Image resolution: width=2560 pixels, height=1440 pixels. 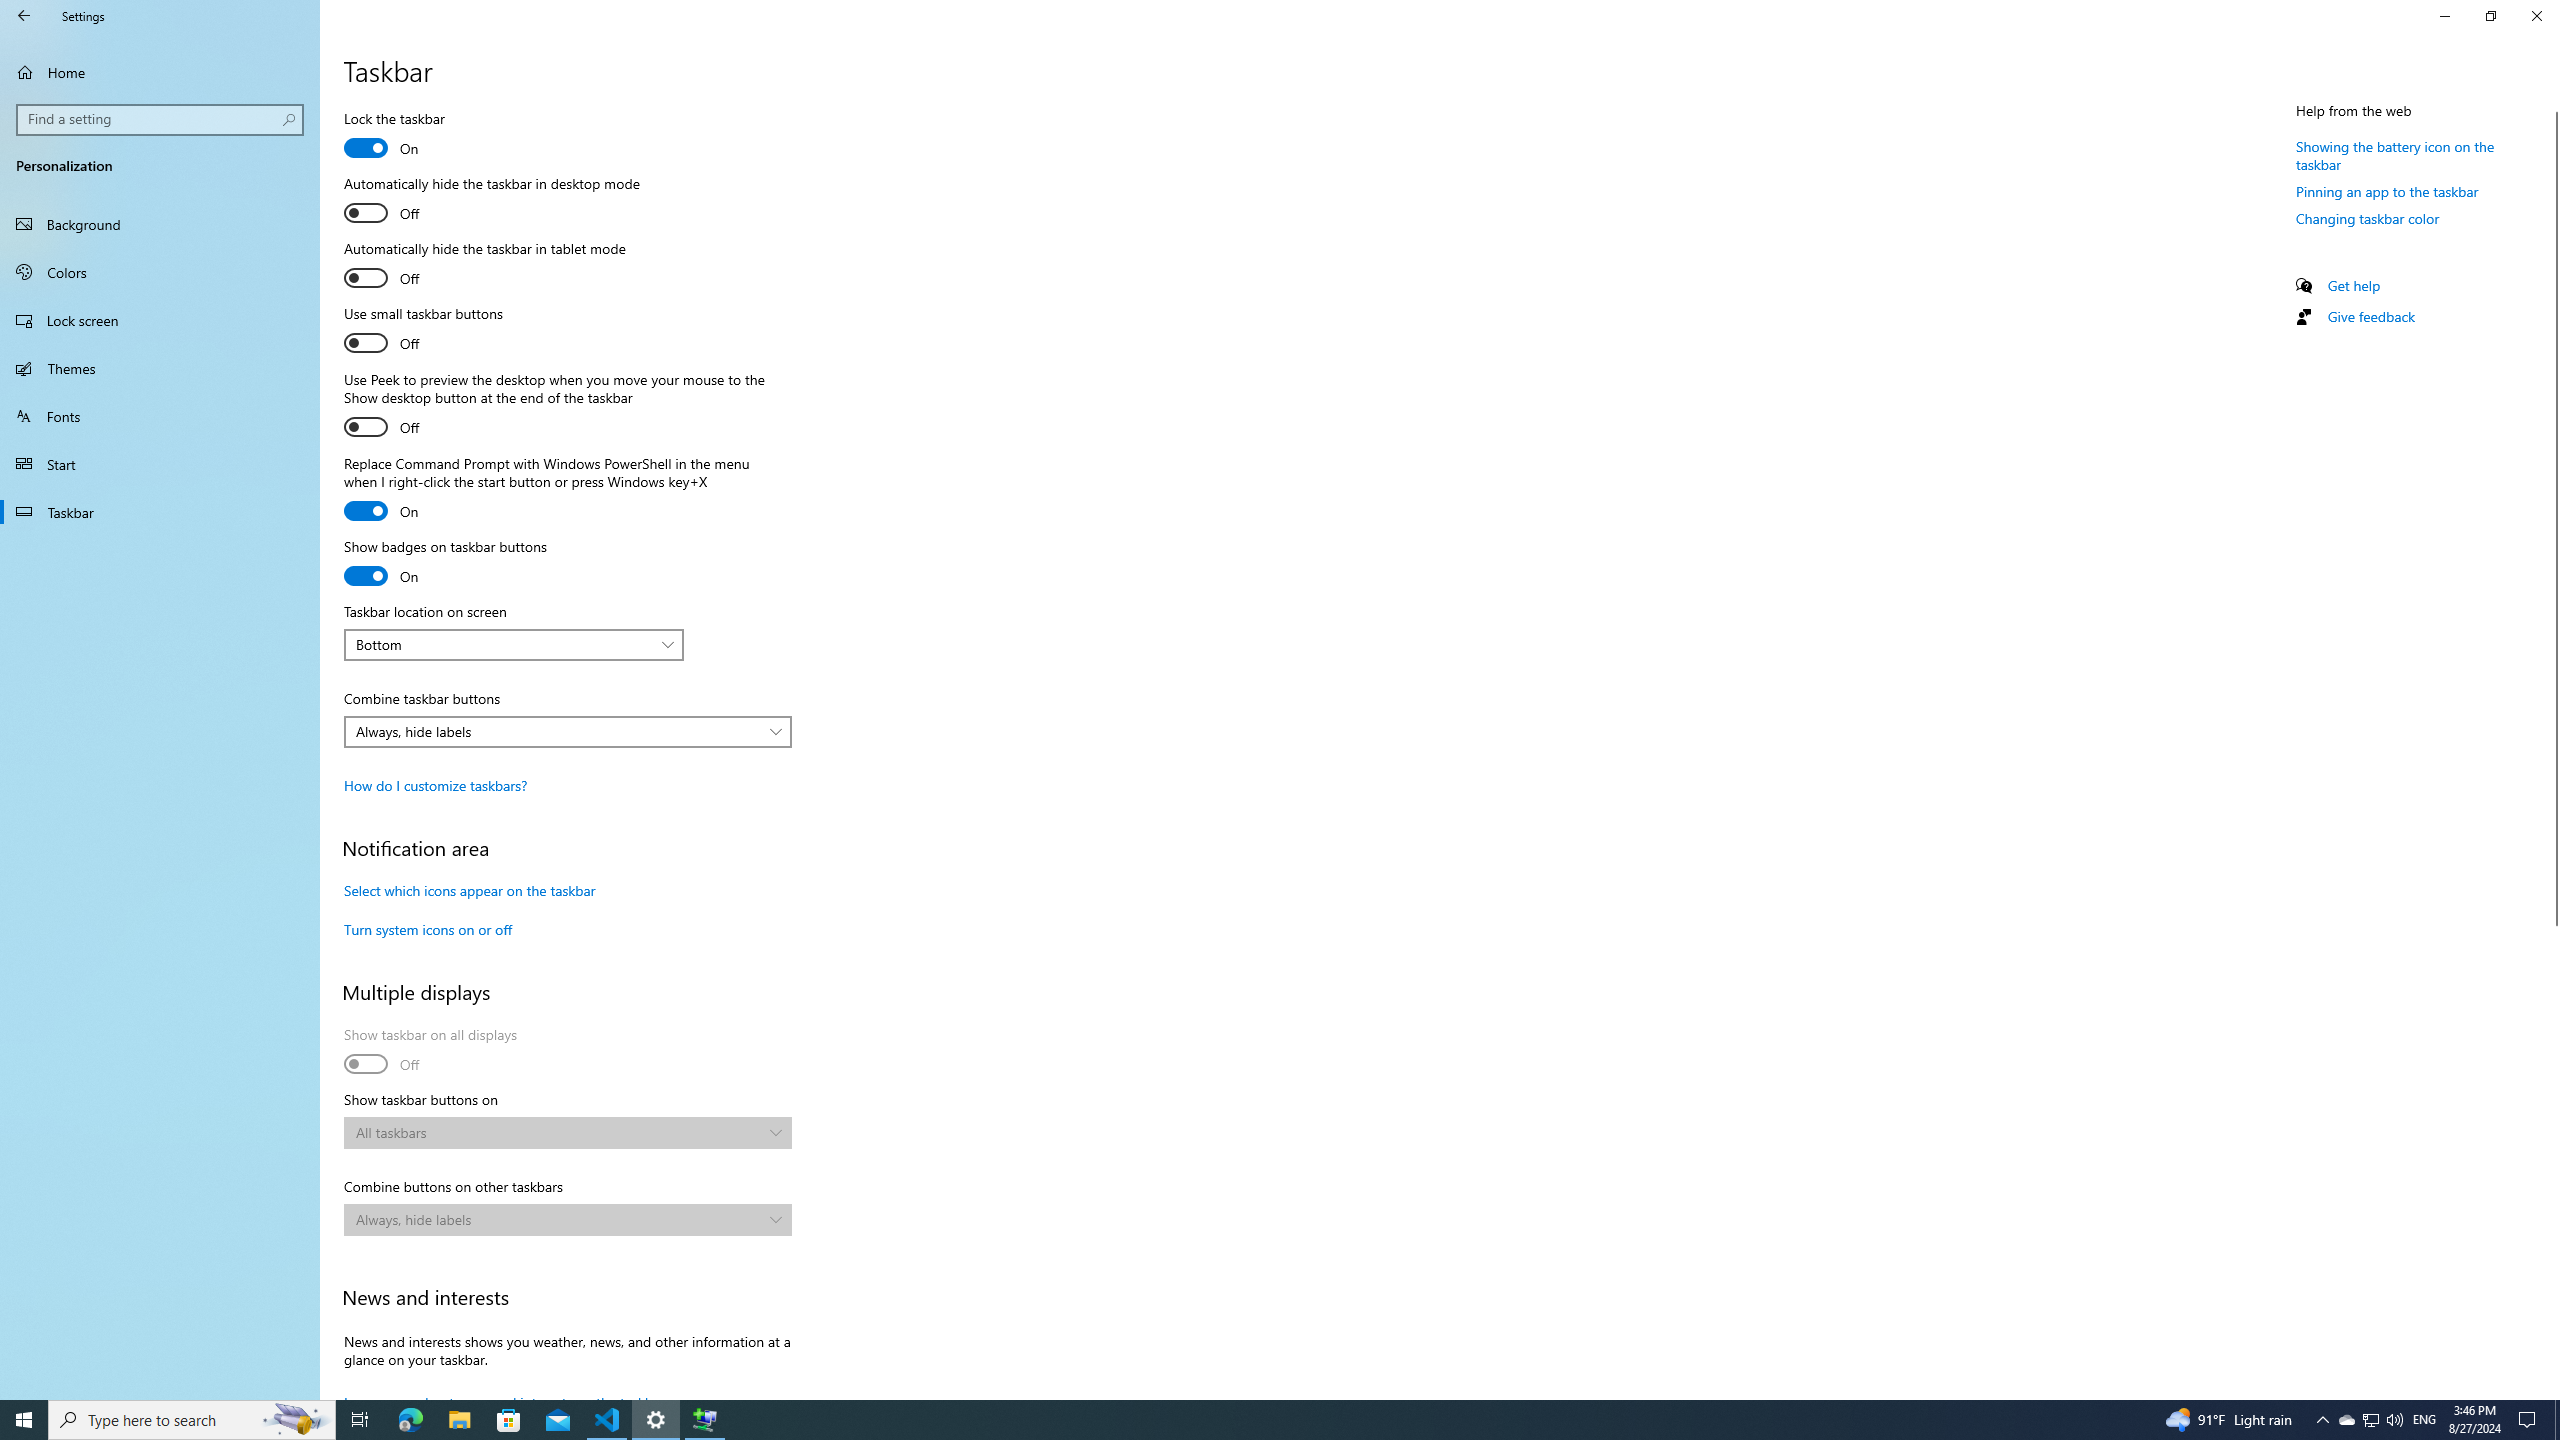 I want to click on 'Back', so click(x=24, y=15).